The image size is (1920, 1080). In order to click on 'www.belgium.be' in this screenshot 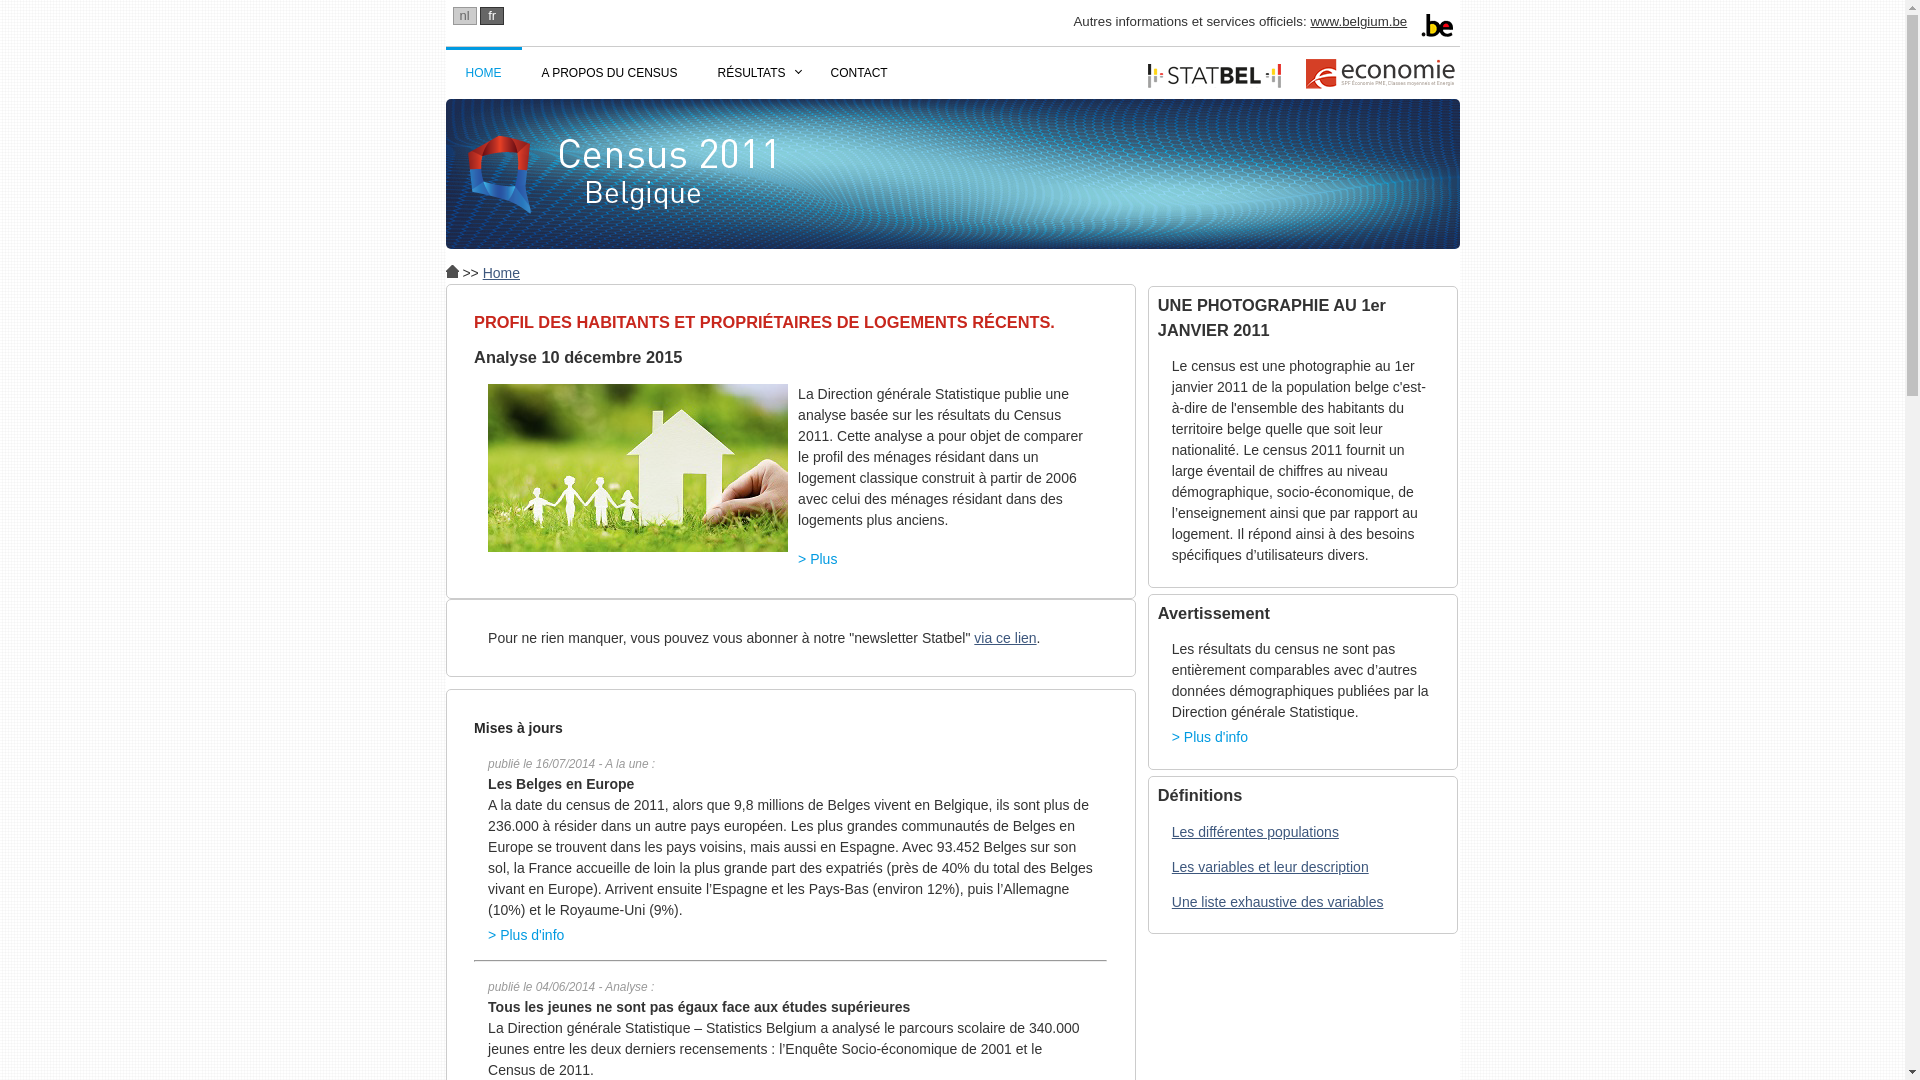, I will do `click(1358, 21)`.